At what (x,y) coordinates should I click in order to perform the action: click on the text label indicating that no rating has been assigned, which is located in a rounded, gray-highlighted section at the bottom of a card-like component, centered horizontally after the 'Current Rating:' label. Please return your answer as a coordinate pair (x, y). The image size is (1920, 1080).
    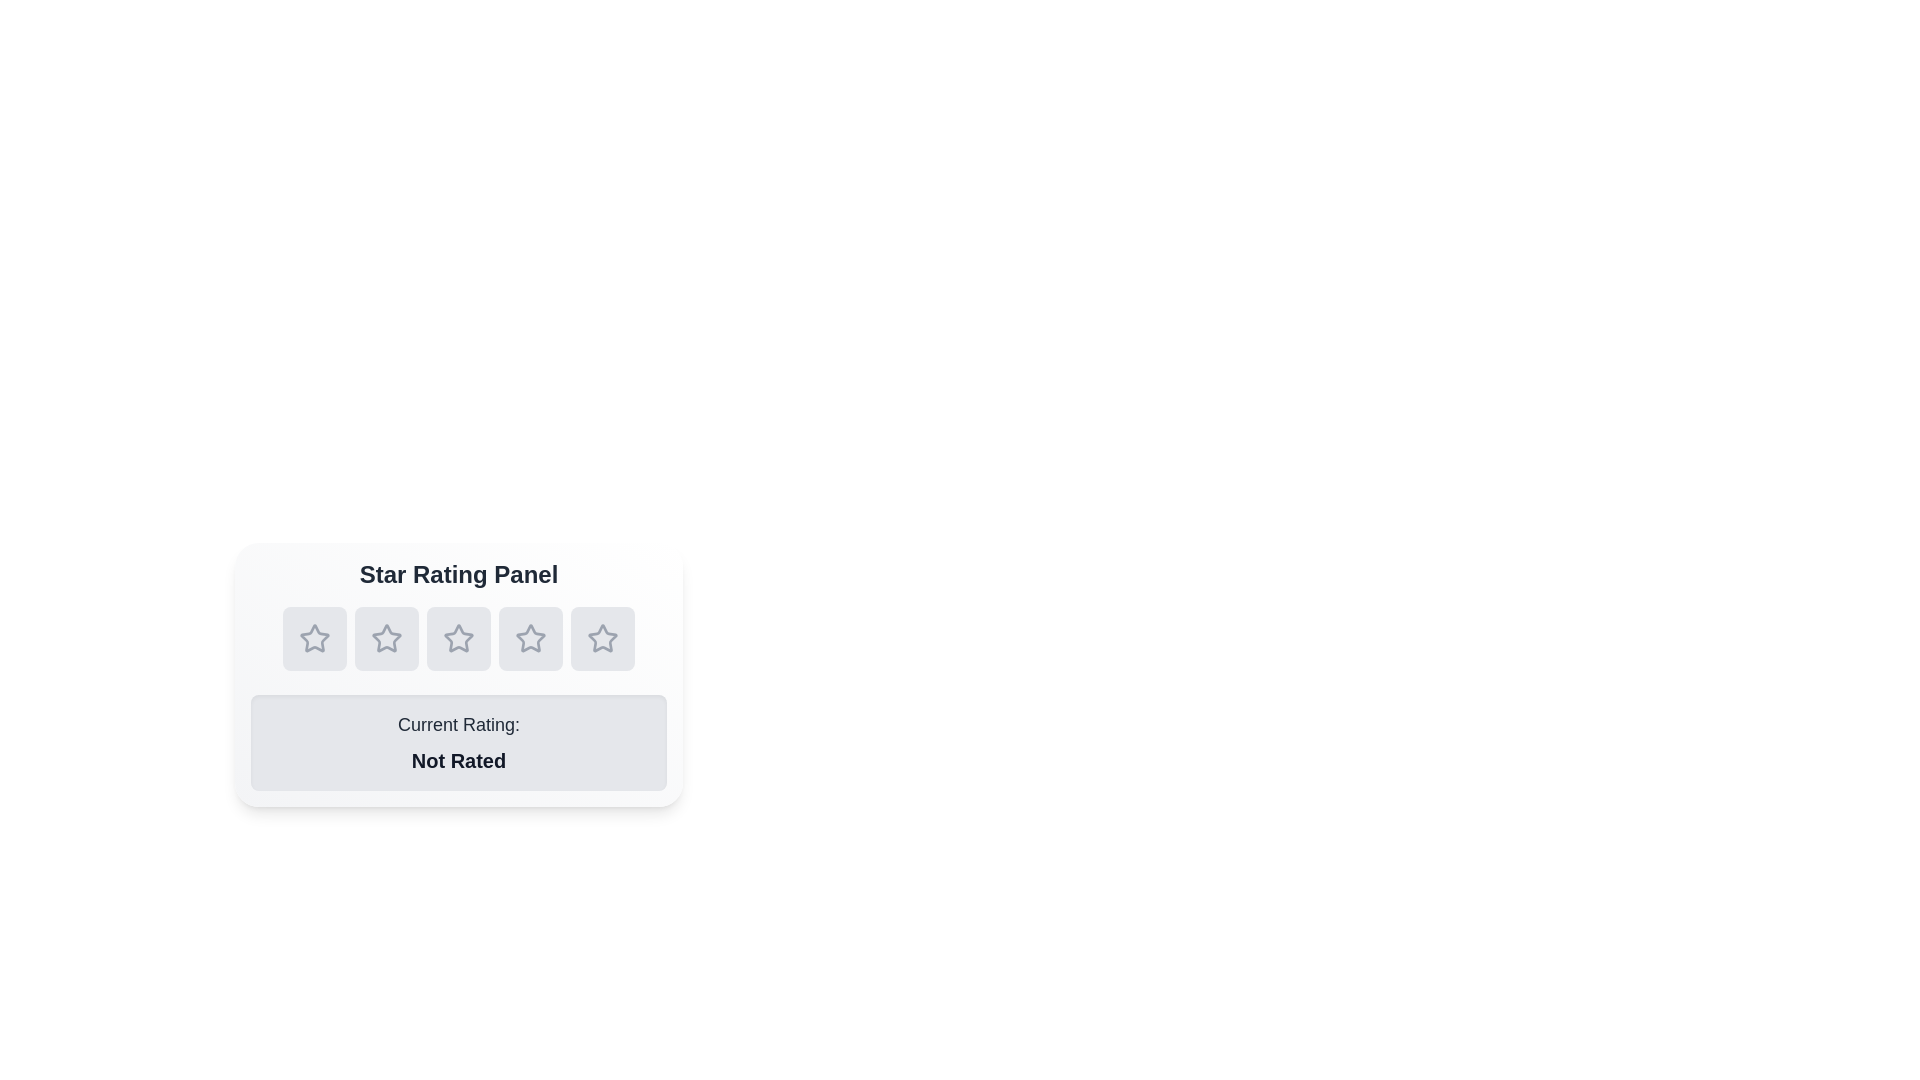
    Looking at the image, I should click on (458, 760).